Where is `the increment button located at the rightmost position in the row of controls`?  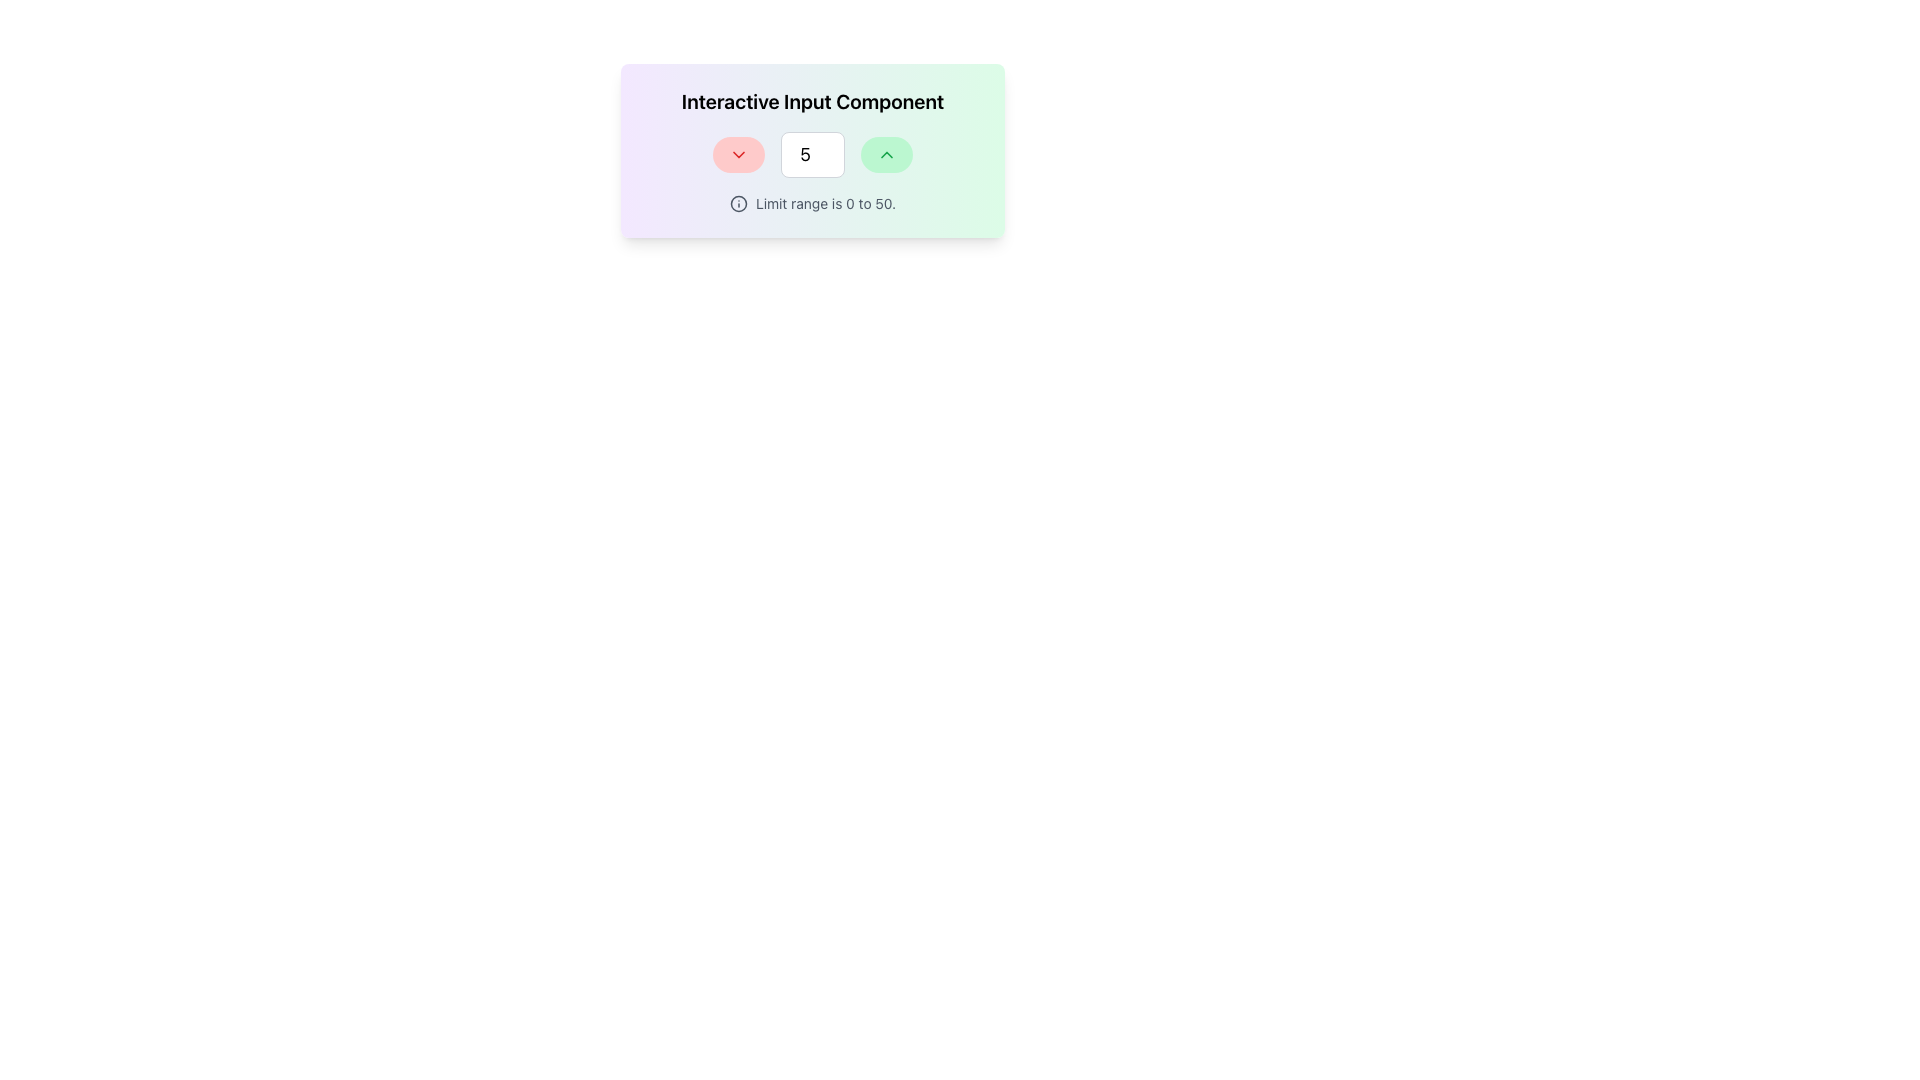
the increment button located at the rightmost position in the row of controls is located at coordinates (886, 153).